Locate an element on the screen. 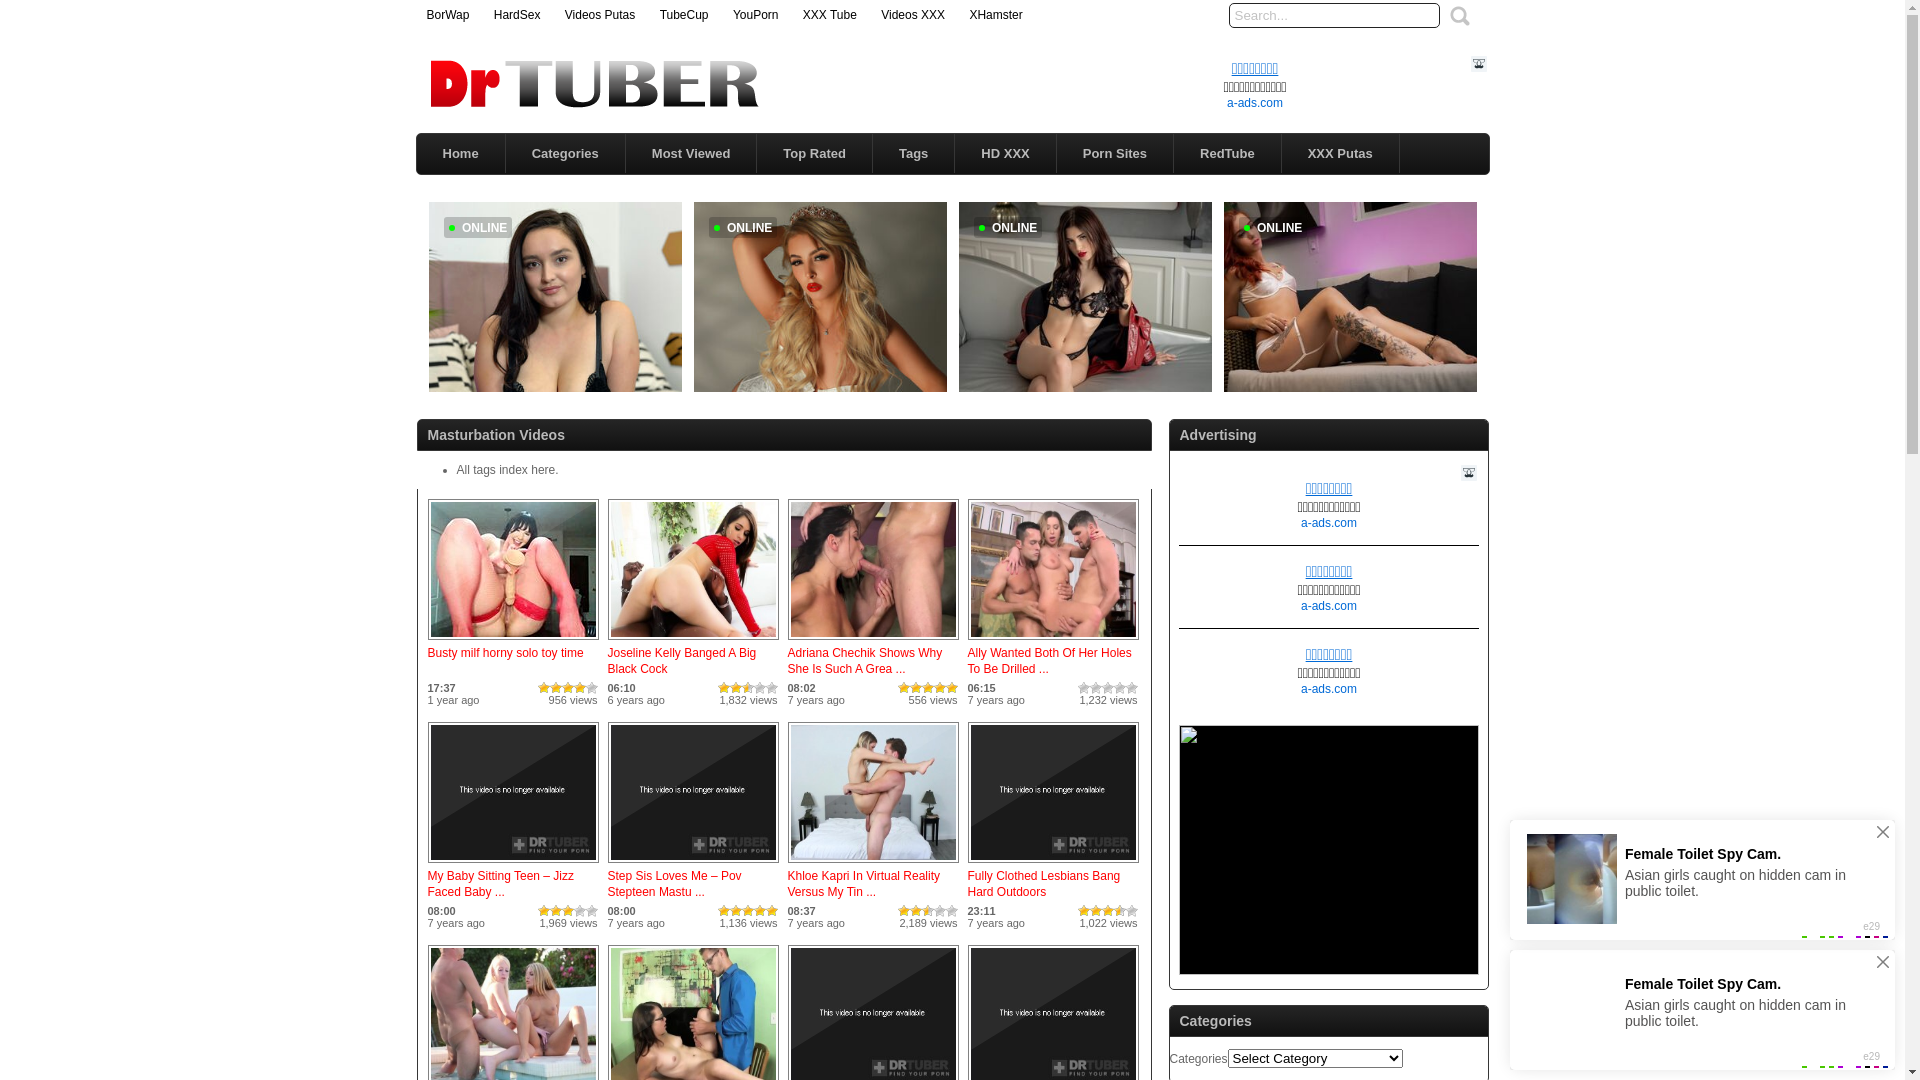 This screenshot has width=1920, height=1080. 'Home' is located at coordinates (459, 152).